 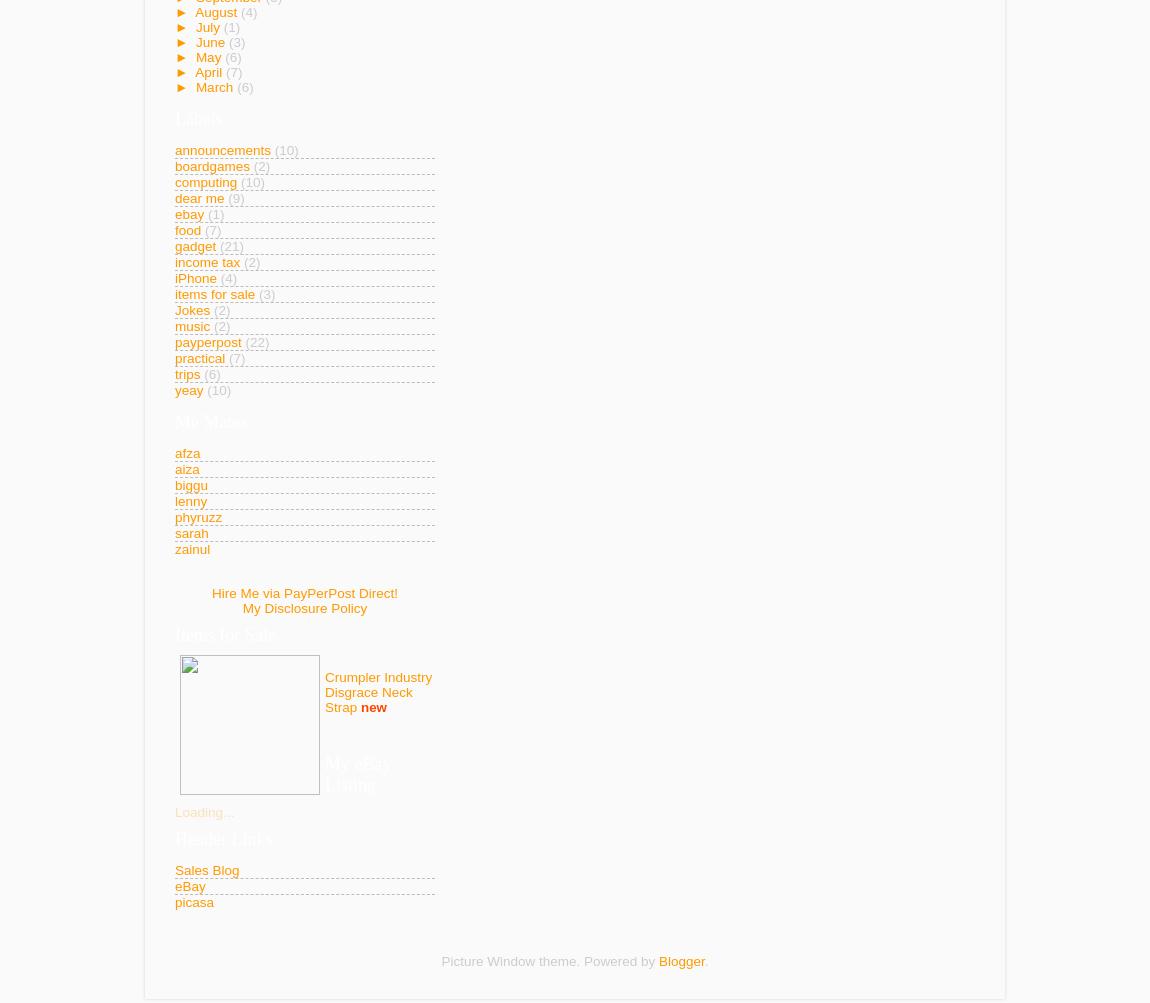 I want to click on 'dear me', so click(x=198, y=197).